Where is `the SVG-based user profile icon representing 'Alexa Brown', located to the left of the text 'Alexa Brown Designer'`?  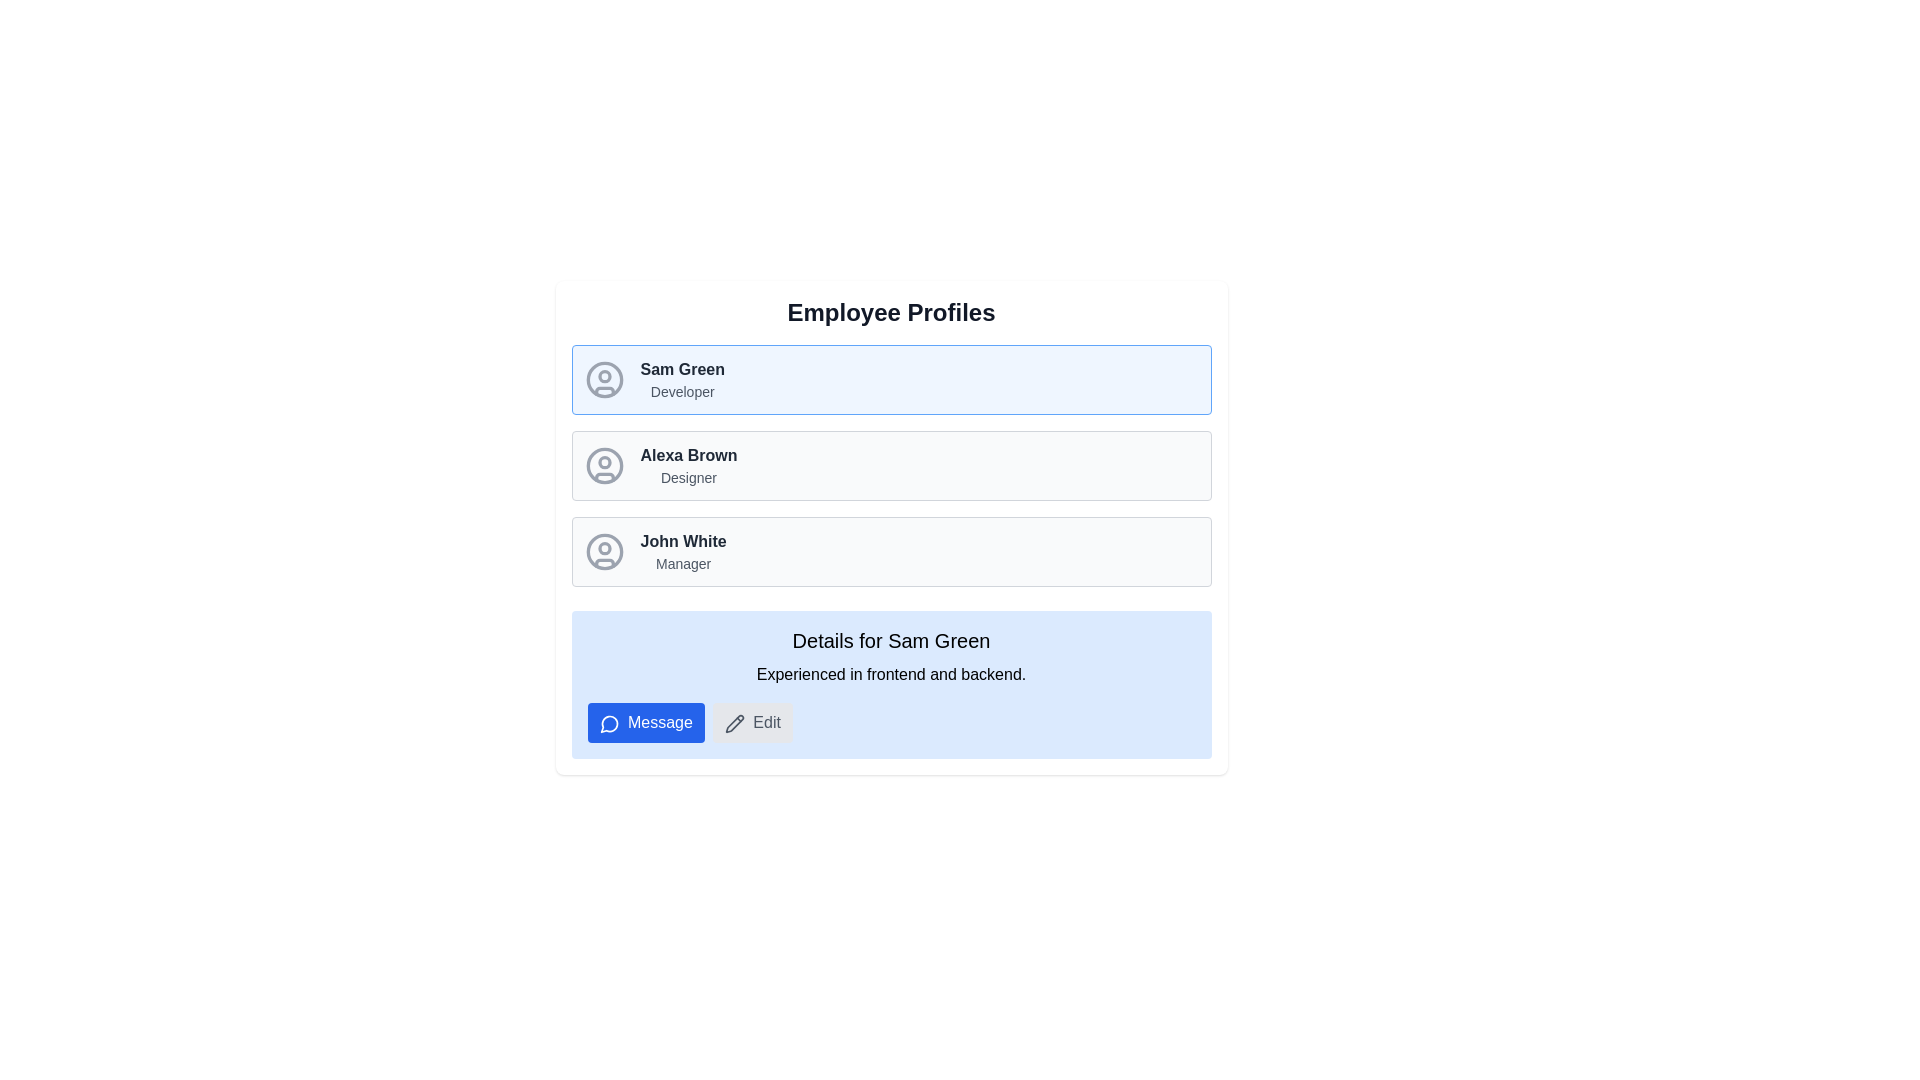 the SVG-based user profile icon representing 'Alexa Brown', located to the left of the text 'Alexa Brown Designer' is located at coordinates (603, 466).